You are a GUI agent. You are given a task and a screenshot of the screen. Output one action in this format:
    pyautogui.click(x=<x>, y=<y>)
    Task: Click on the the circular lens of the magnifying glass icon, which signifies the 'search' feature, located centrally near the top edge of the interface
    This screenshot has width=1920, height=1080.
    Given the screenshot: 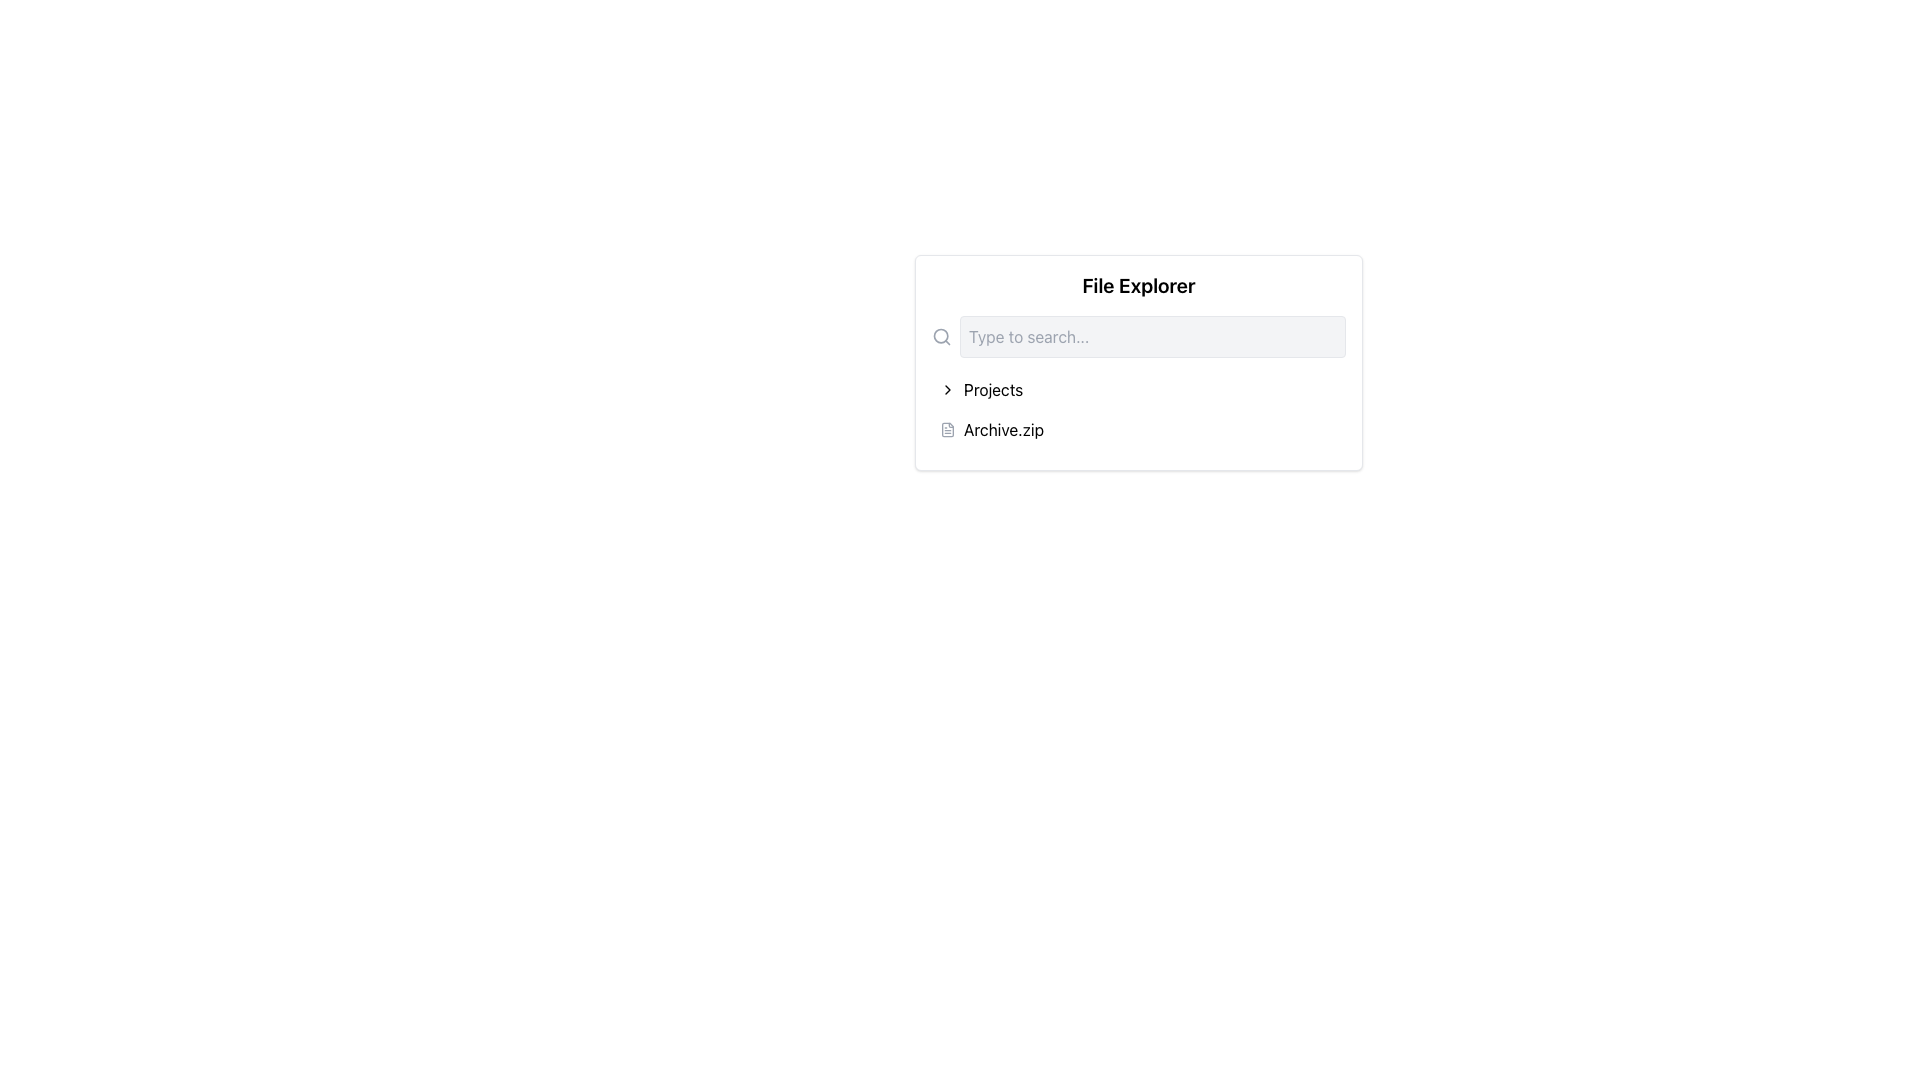 What is the action you would take?
    pyautogui.click(x=940, y=335)
    